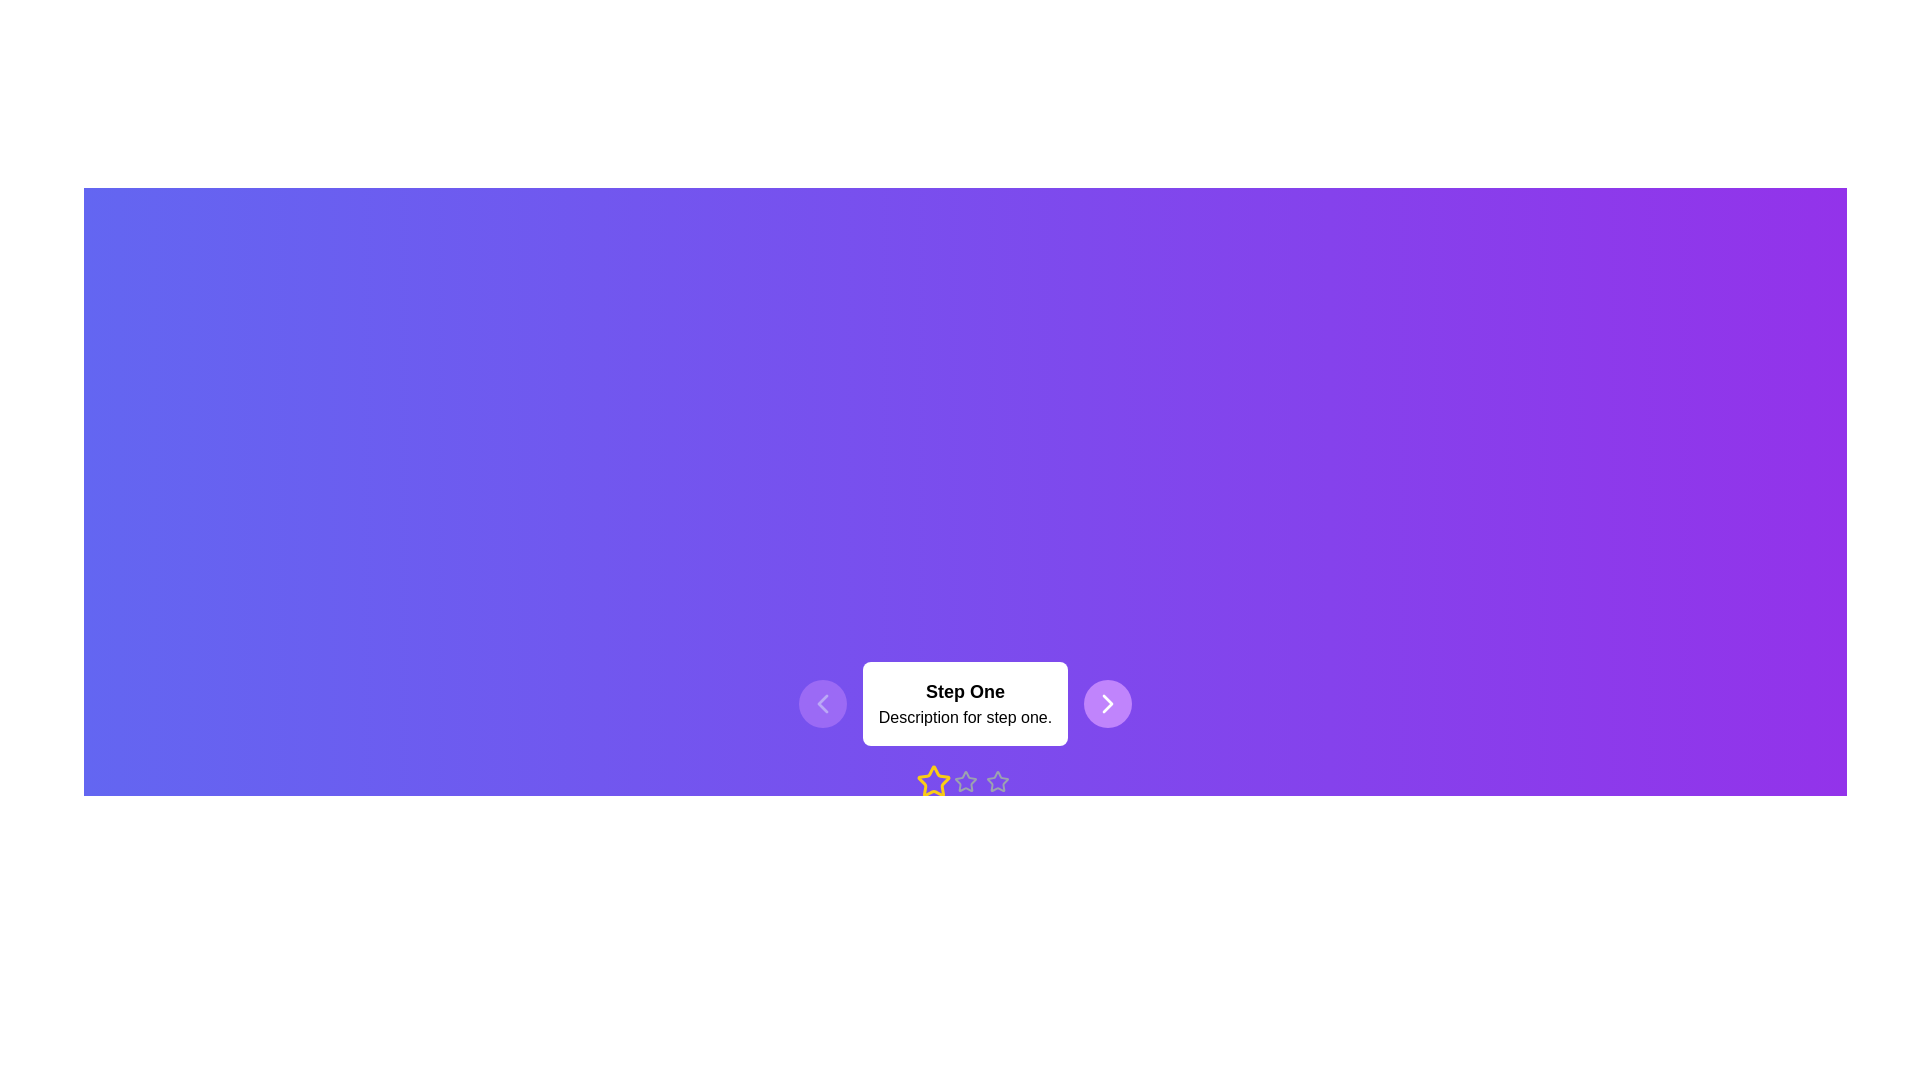  I want to click on the current step to 1 by clicking the corresponding star, so click(932, 781).